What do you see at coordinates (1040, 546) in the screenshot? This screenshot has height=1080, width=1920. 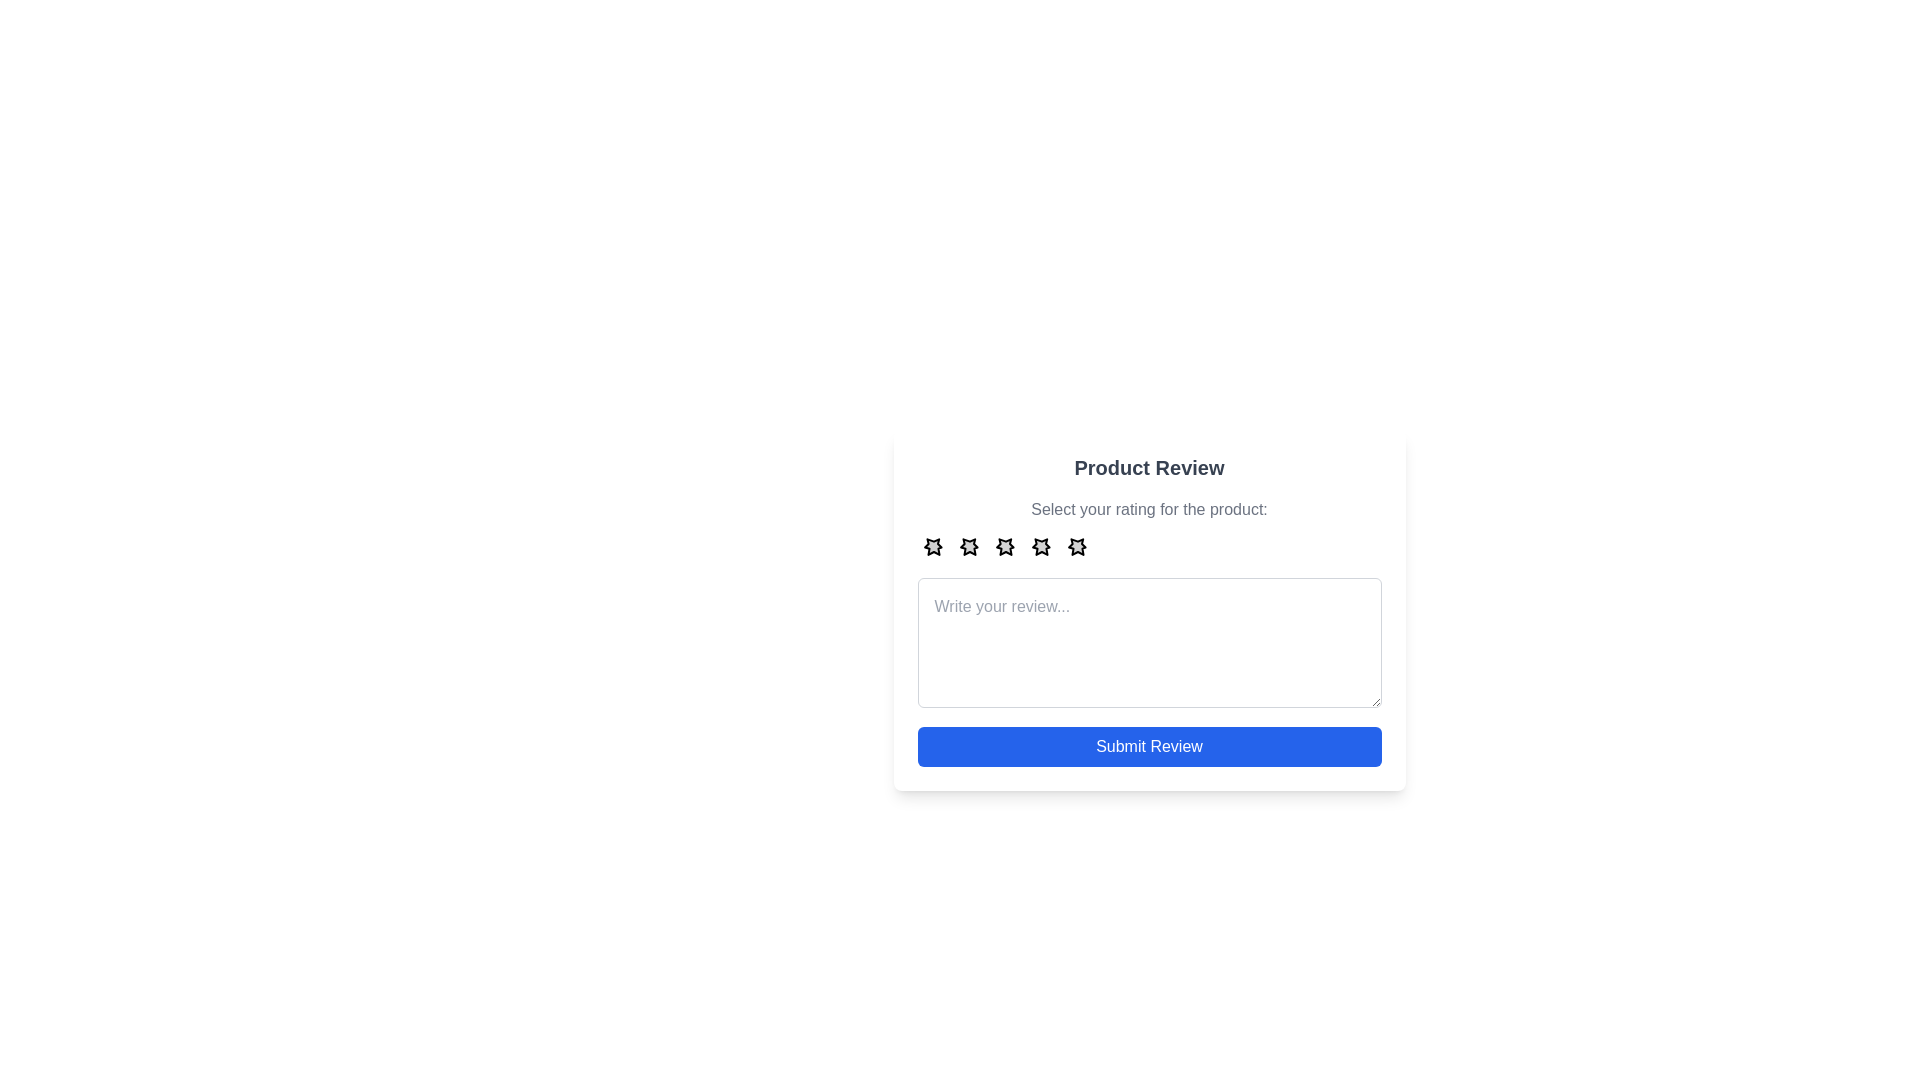 I see `the star corresponding to the rating 4 to select it` at bounding box center [1040, 546].